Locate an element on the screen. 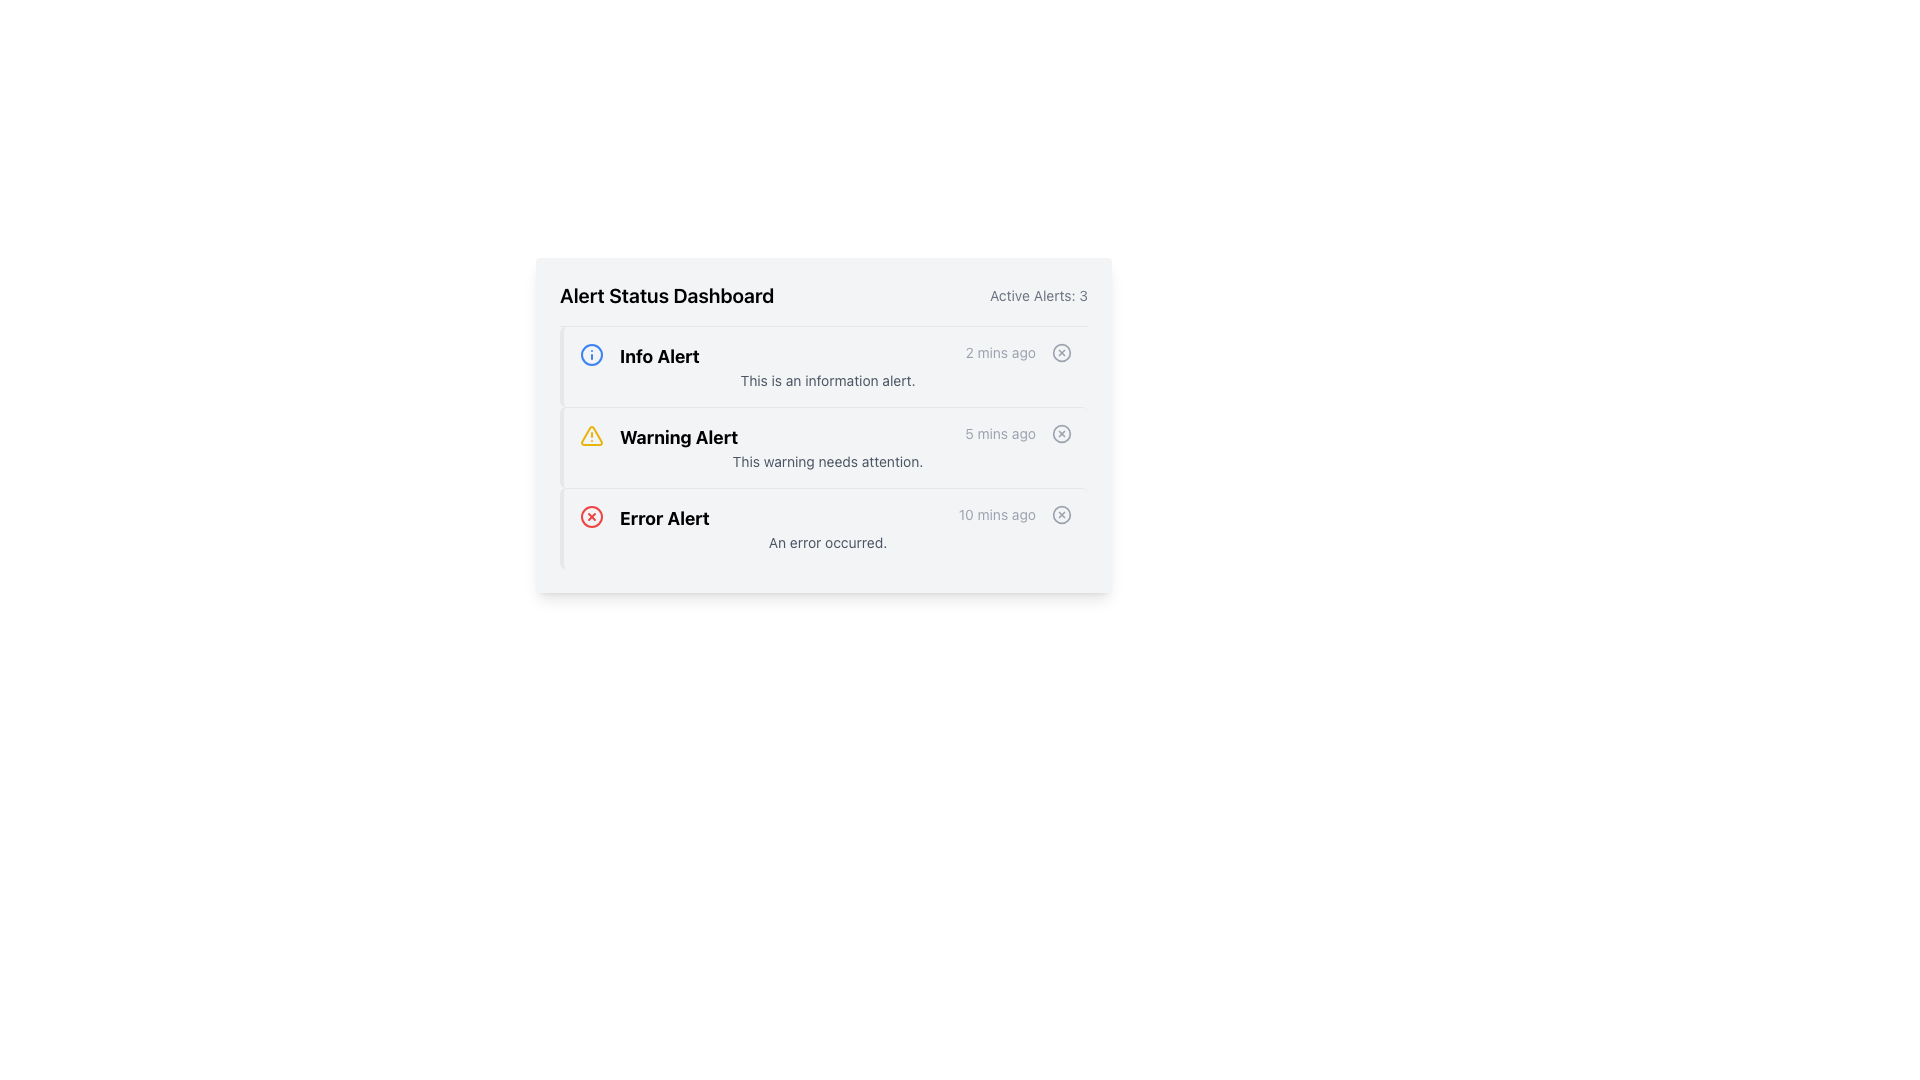 The image size is (1920, 1080). the outer circular boundary of the 'Info Alert' icon, which is a circular SVG element with a blue border and a white background, positioned to the left of the 'Info Alert' label in the 'Alert Status Dashboard' section is located at coordinates (590, 353).